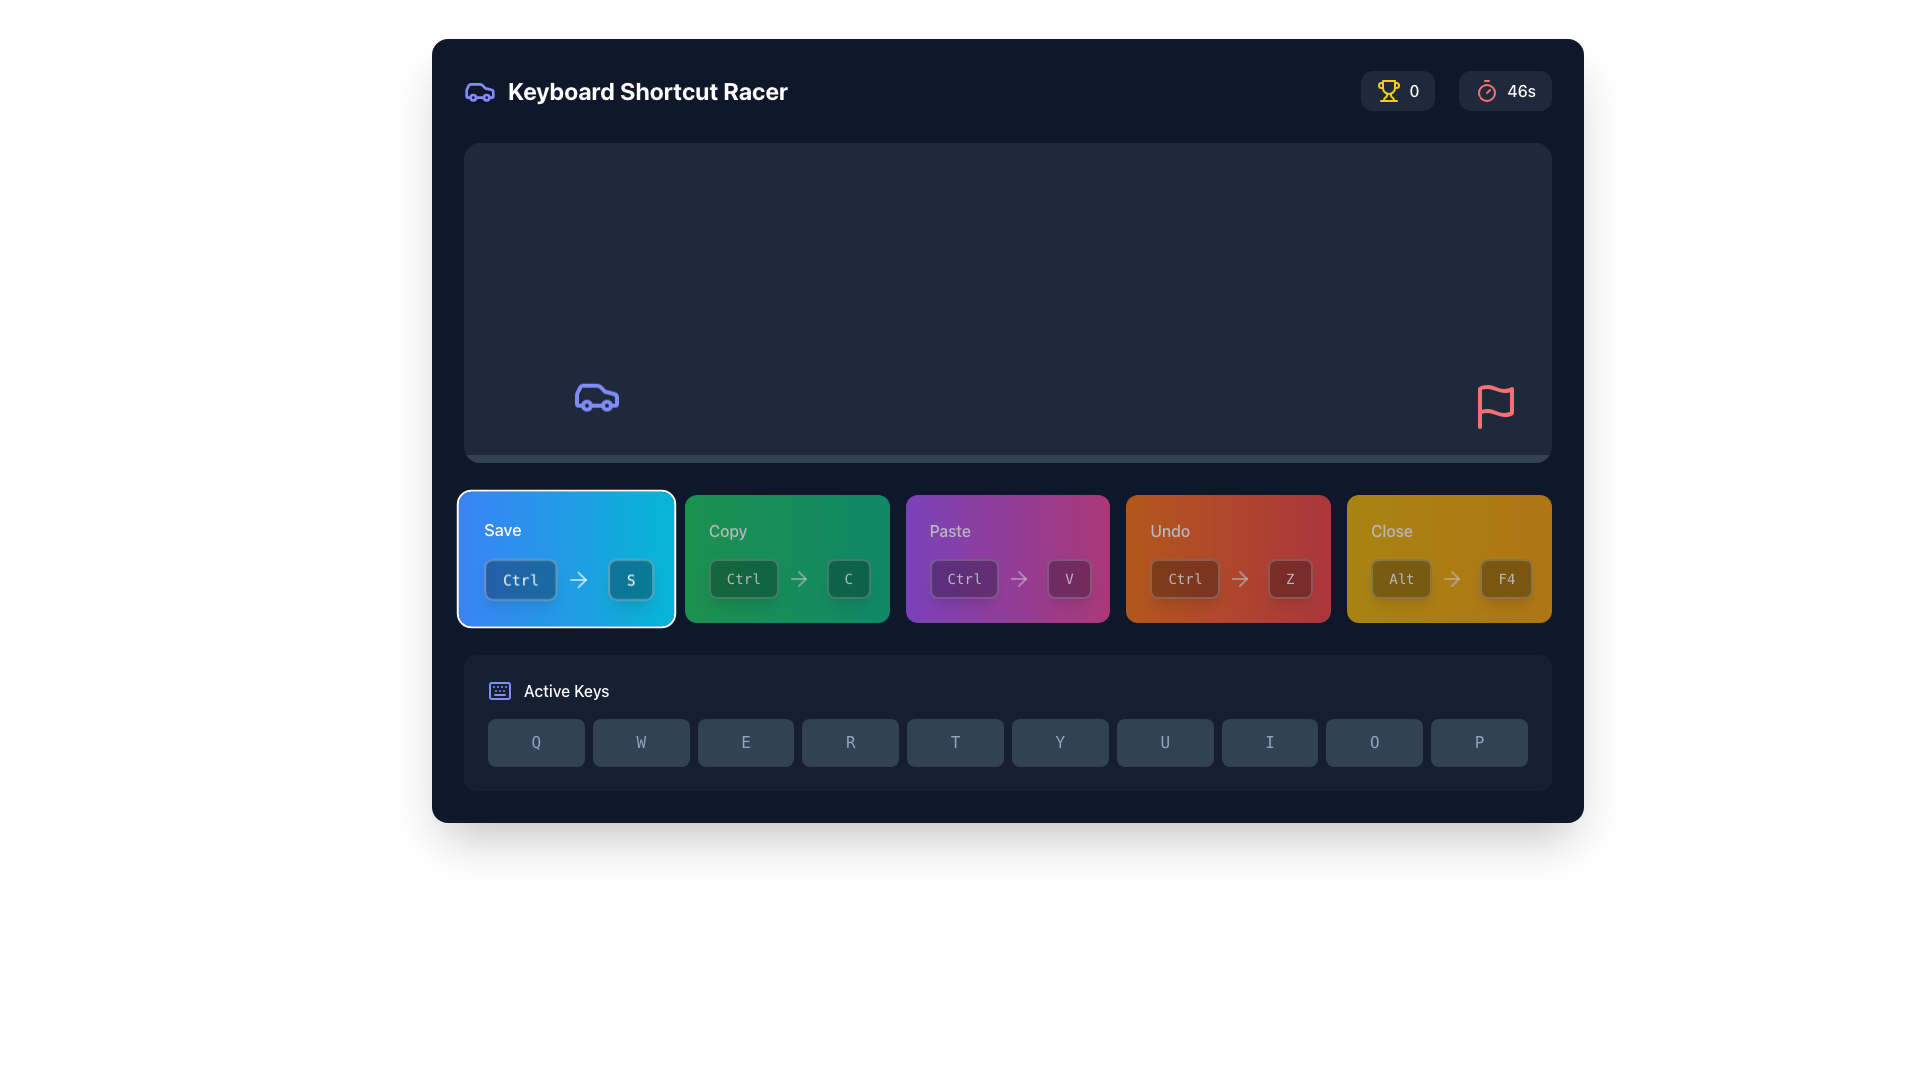 The height and width of the screenshot is (1080, 1920). I want to click on the square button labeled 'Q' with a dark background and rounded corners located in the bottom-left section of the interface, so click(536, 743).